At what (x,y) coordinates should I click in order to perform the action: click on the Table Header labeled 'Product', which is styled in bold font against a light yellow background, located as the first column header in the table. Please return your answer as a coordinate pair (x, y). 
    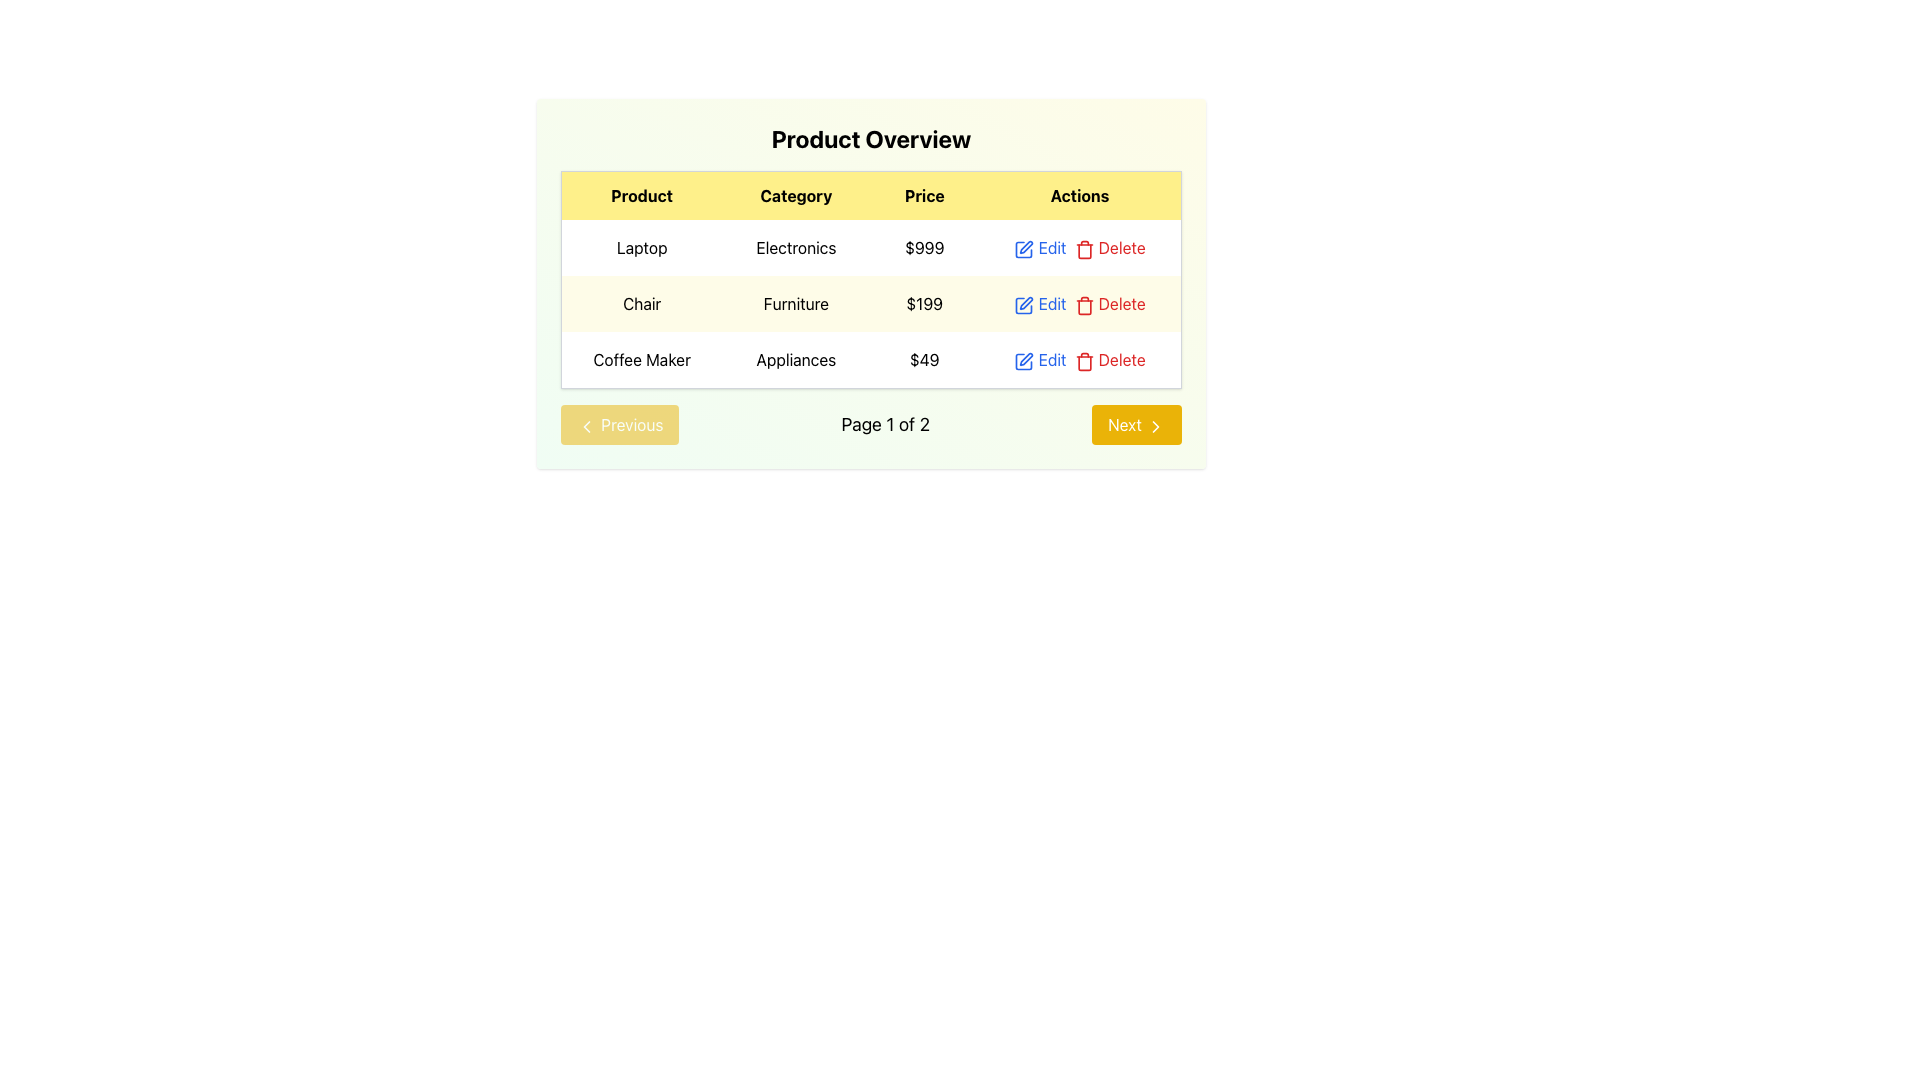
    Looking at the image, I should click on (641, 195).